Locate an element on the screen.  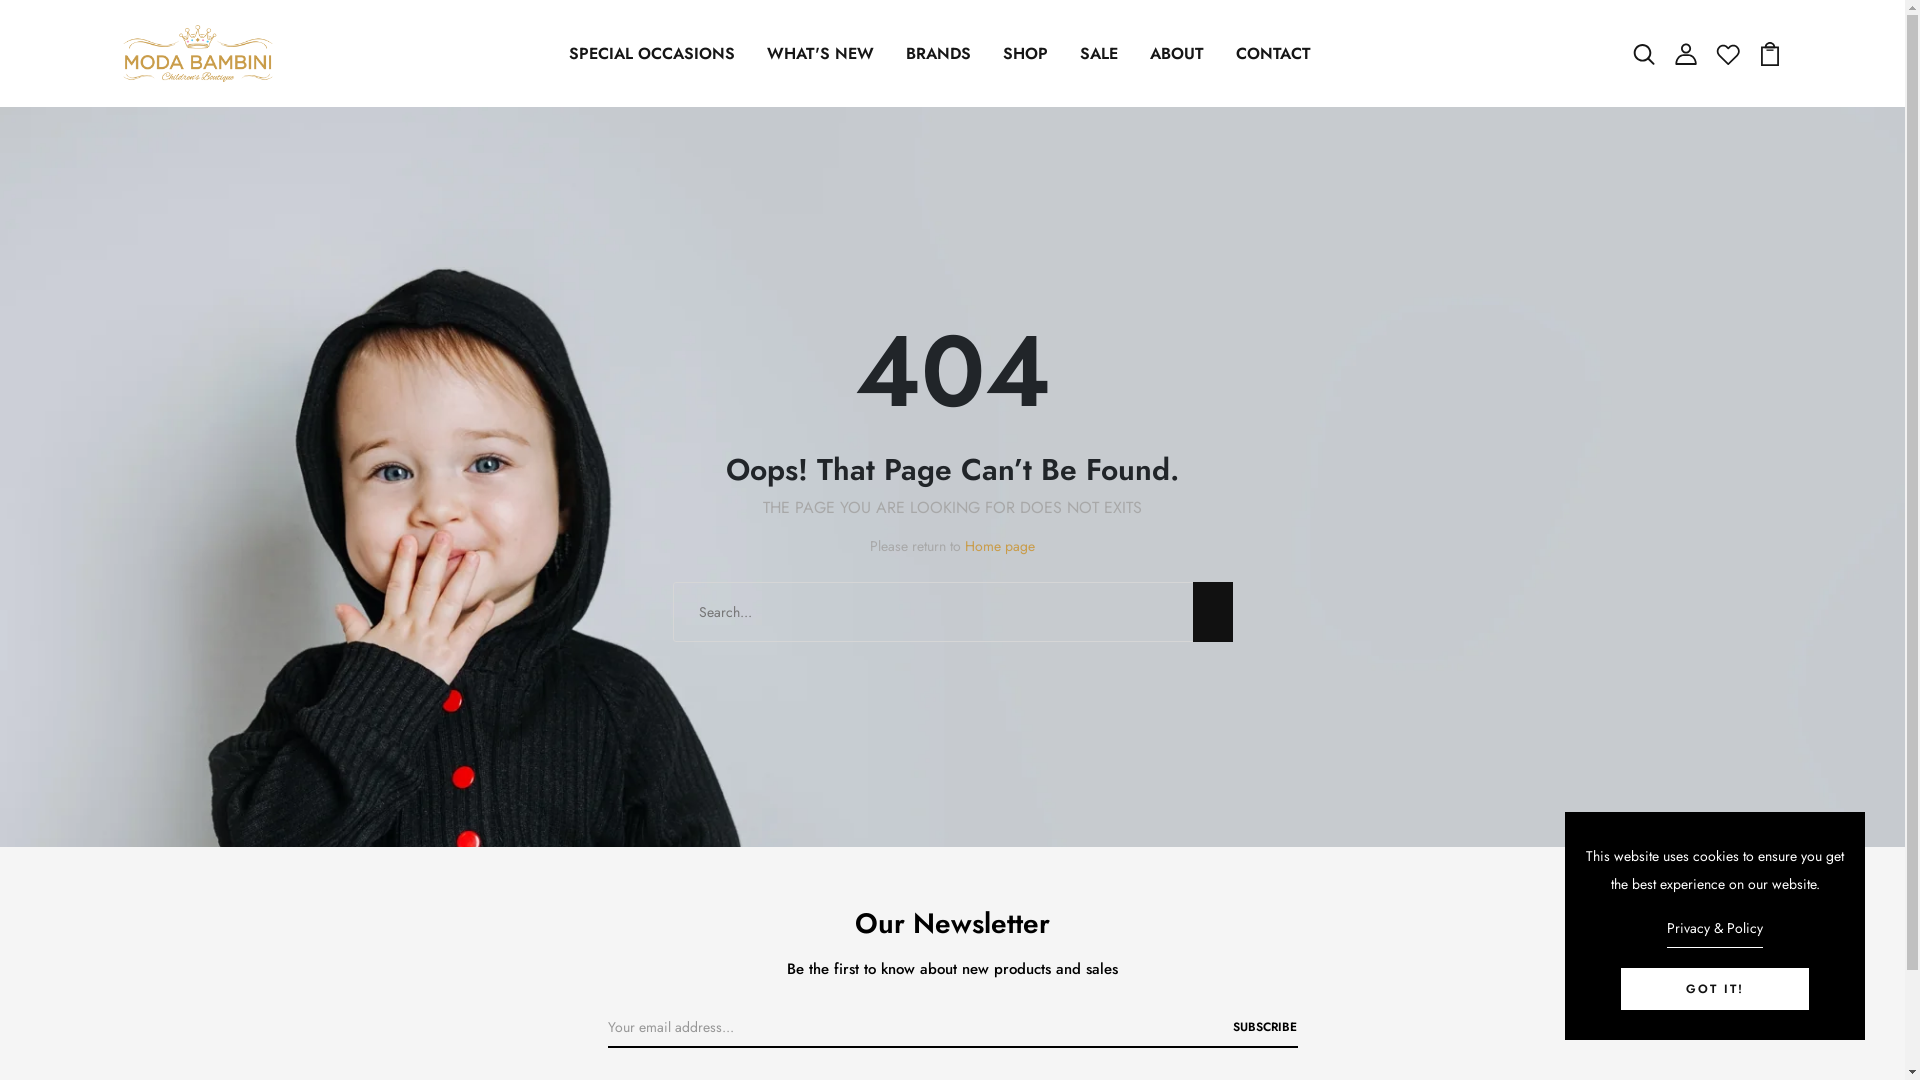
'image/svg+xml' is located at coordinates (1727, 51).